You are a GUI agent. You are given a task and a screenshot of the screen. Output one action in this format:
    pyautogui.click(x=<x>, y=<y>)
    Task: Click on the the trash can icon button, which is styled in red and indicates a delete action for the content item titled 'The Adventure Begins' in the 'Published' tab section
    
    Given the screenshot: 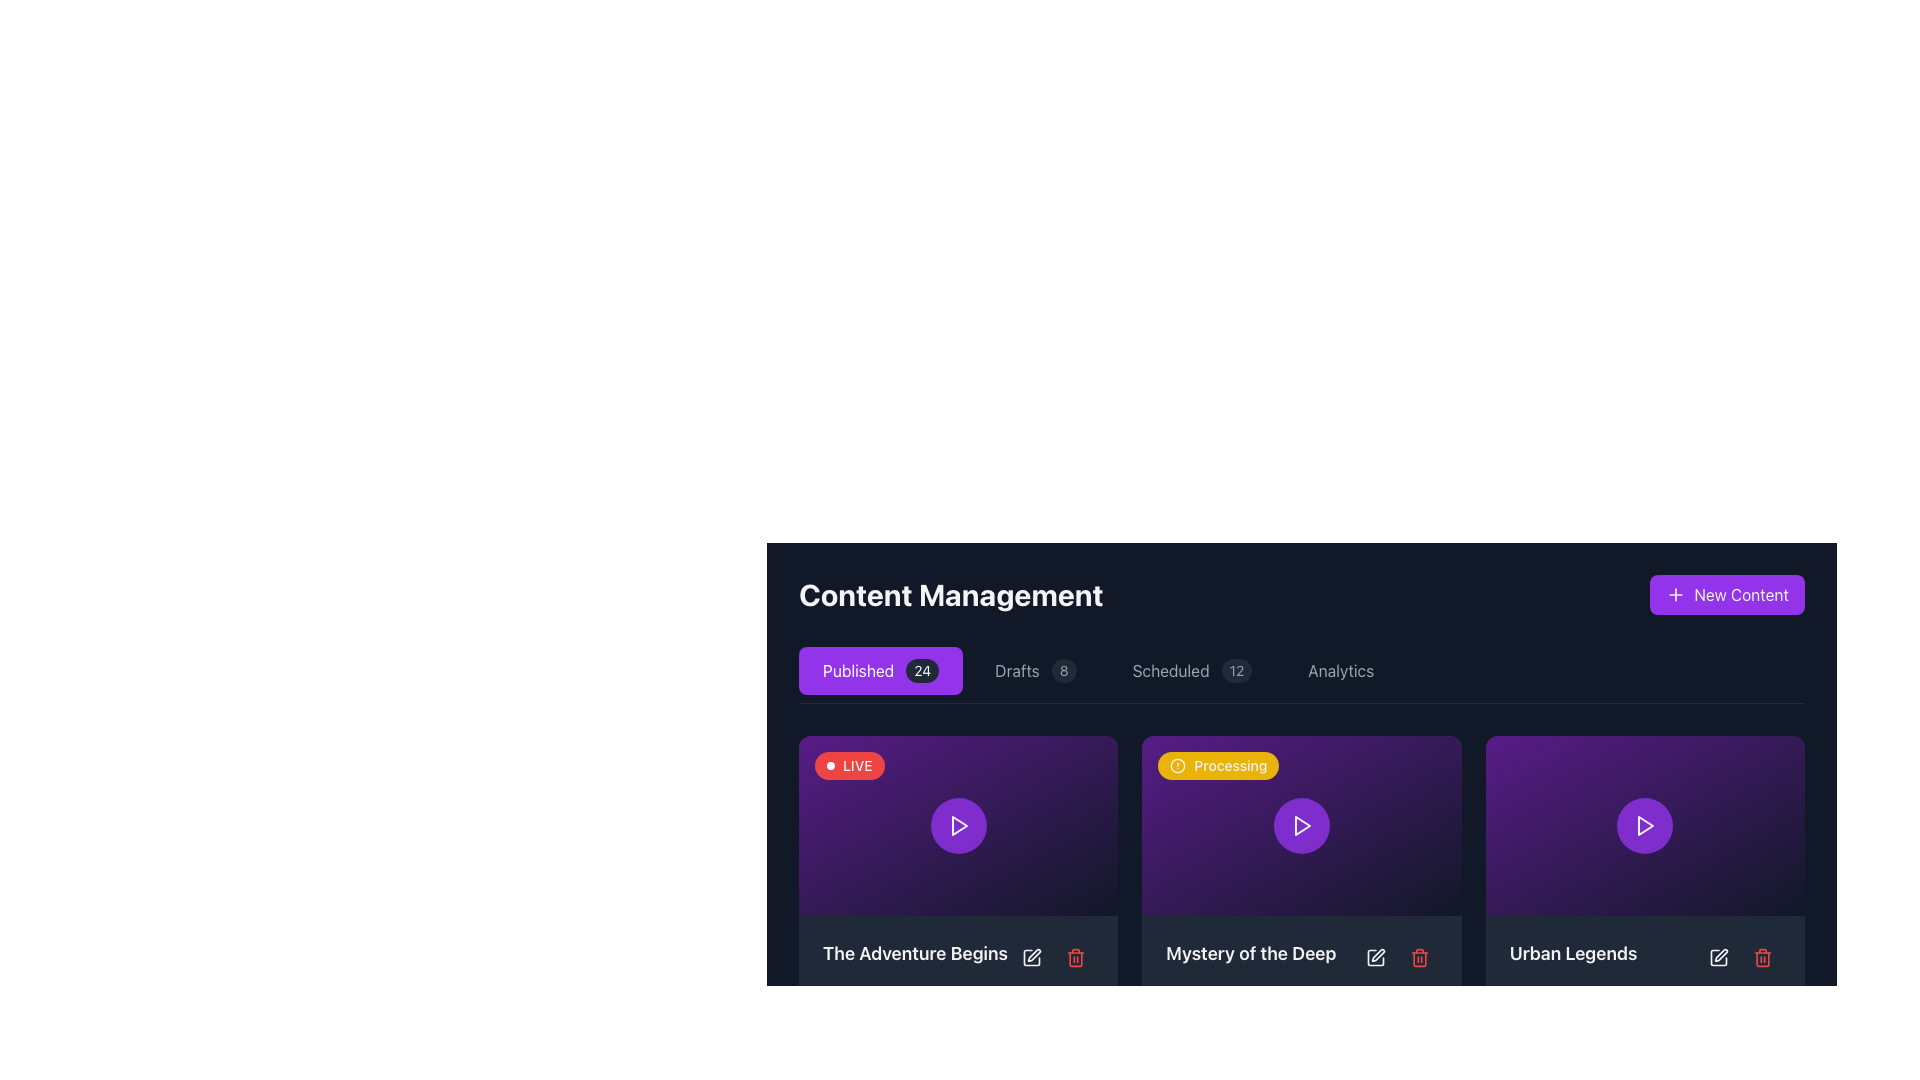 What is the action you would take?
    pyautogui.click(x=1075, y=956)
    